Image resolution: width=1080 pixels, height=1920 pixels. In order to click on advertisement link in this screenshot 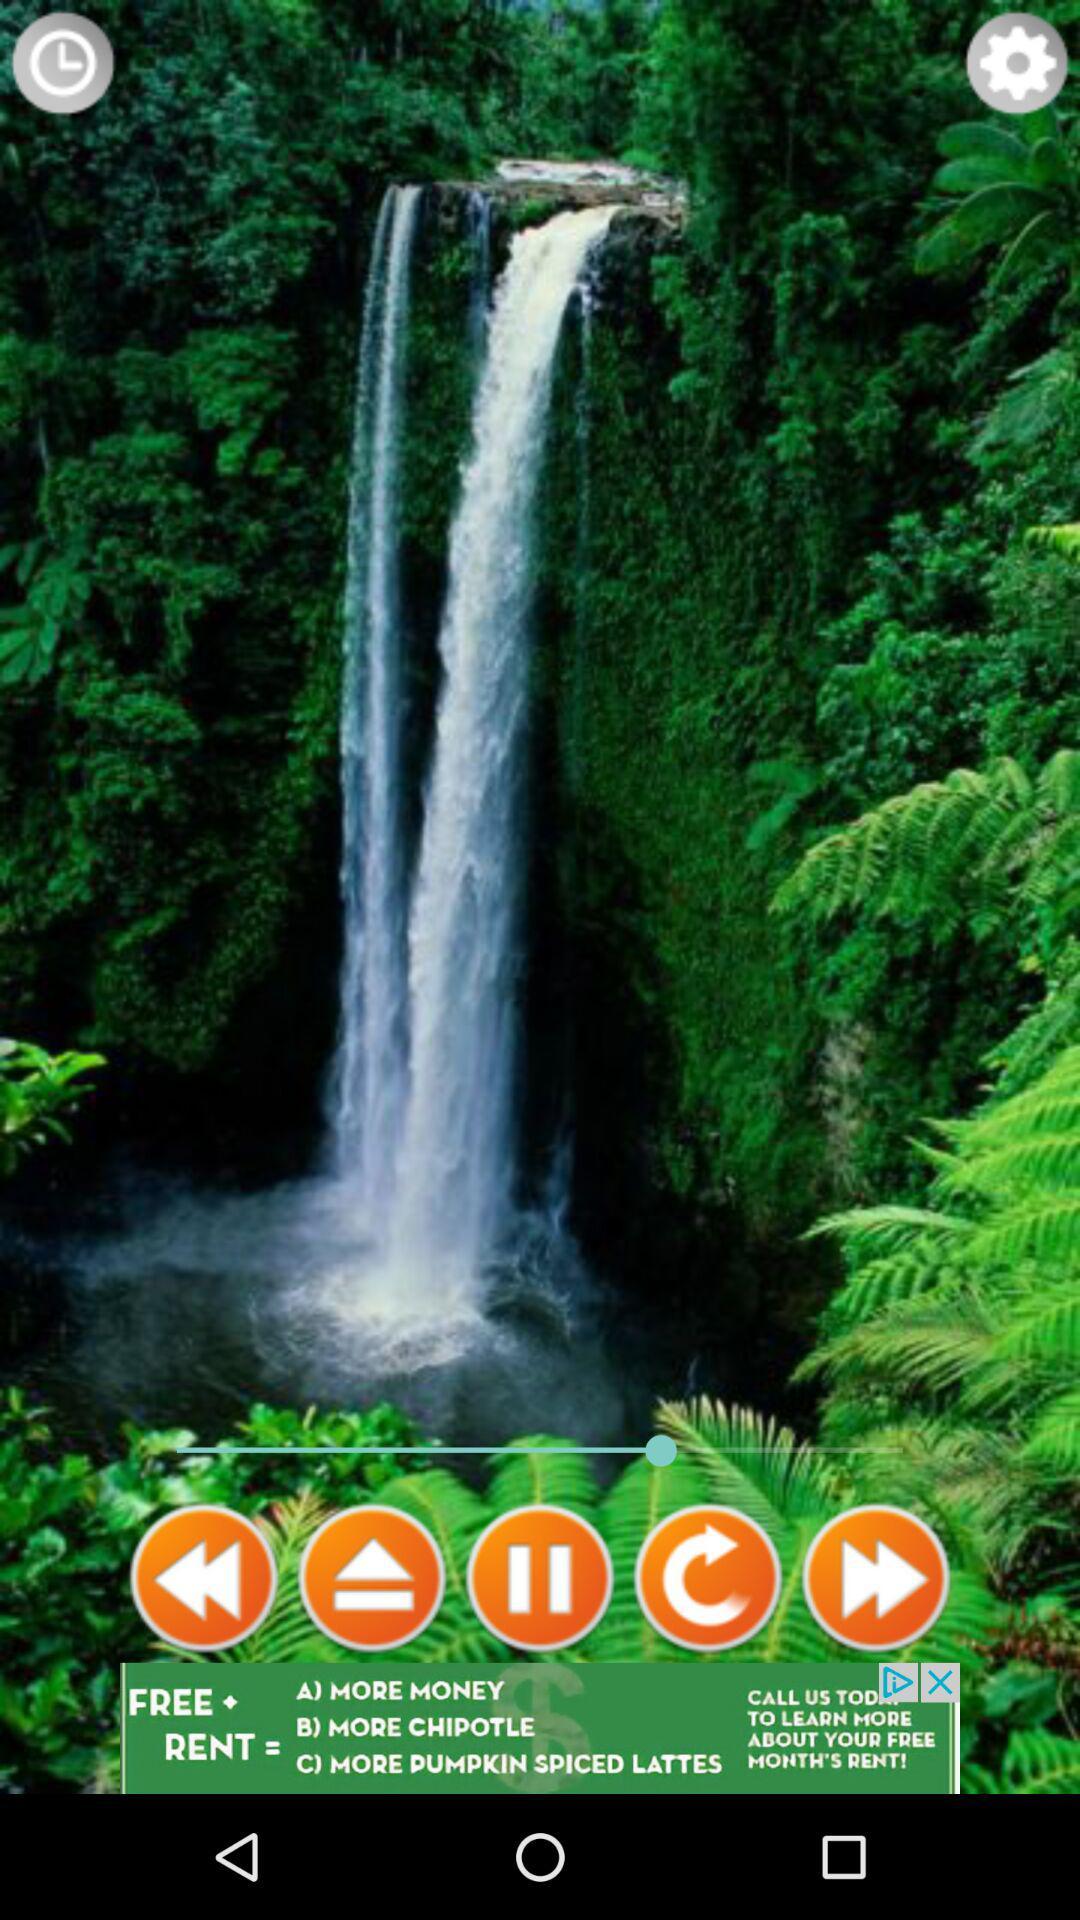, I will do `click(540, 1727)`.